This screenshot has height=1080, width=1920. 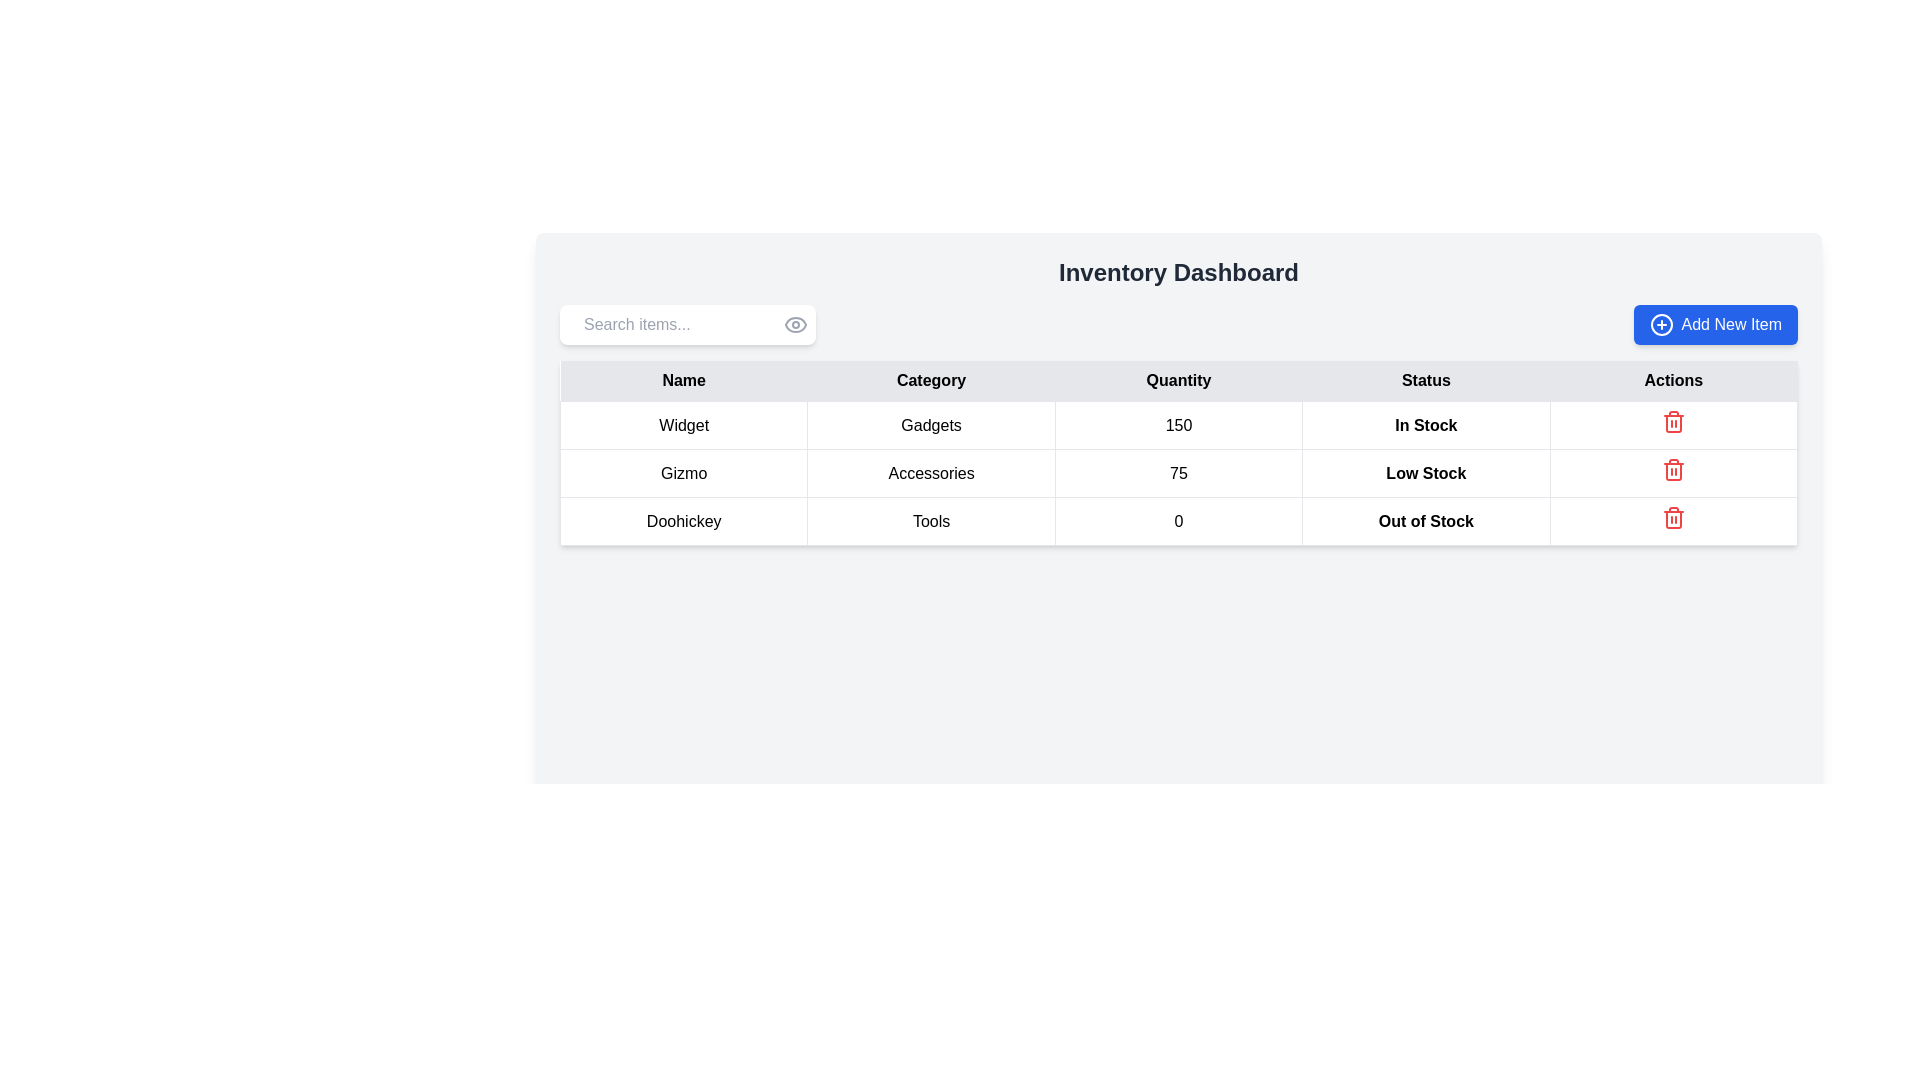 What do you see at coordinates (1179, 381) in the screenshot?
I see `the static text label indicating the 'Quantity' column, located in the third column of the table header, between 'Category' and 'Status'` at bounding box center [1179, 381].